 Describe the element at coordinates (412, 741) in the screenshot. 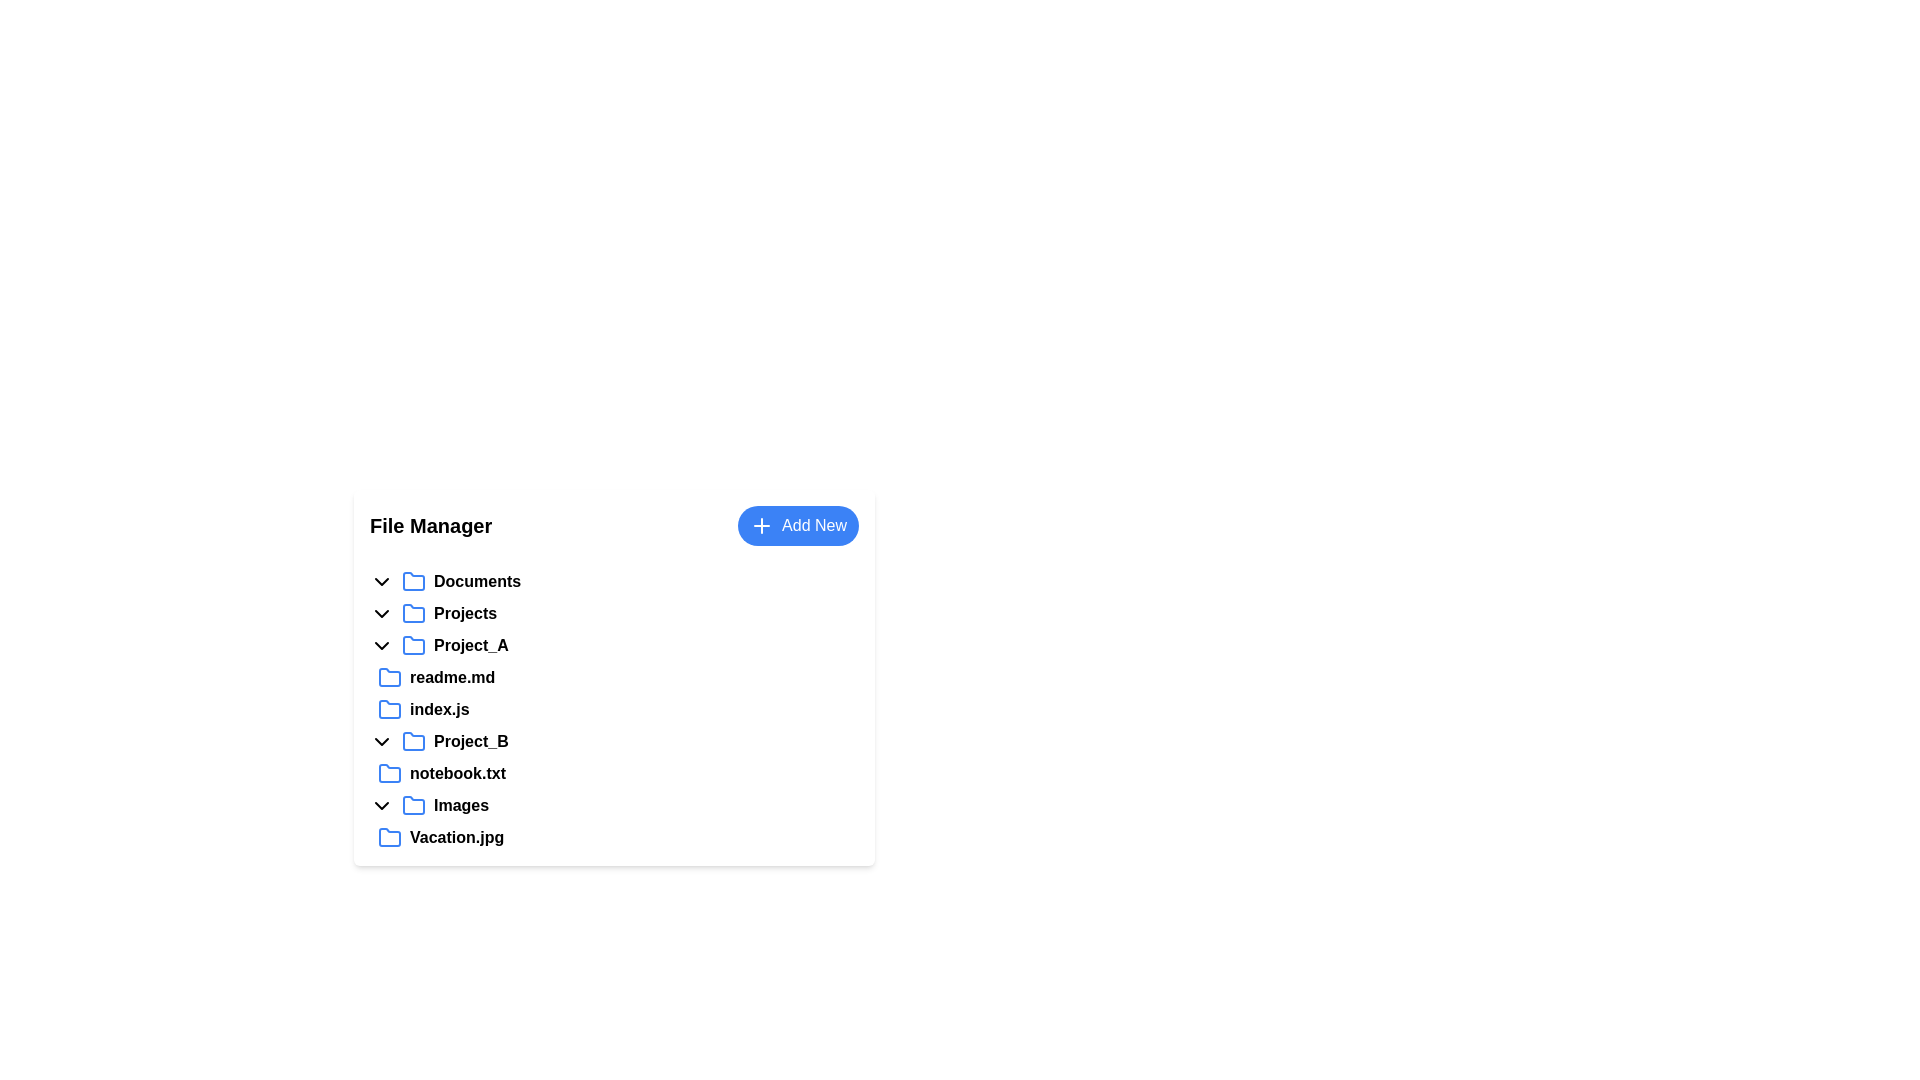

I see `the blue folder icon with rounded corners, located to the left of the 'Project_B' label` at that location.